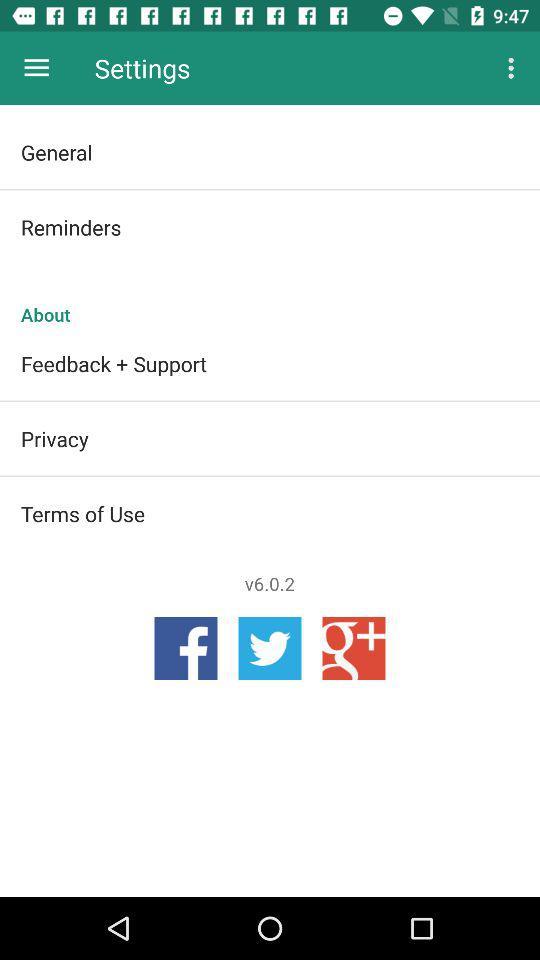 Image resolution: width=540 pixels, height=960 pixels. Describe the element at coordinates (270, 512) in the screenshot. I see `item above the v6.0.2` at that location.